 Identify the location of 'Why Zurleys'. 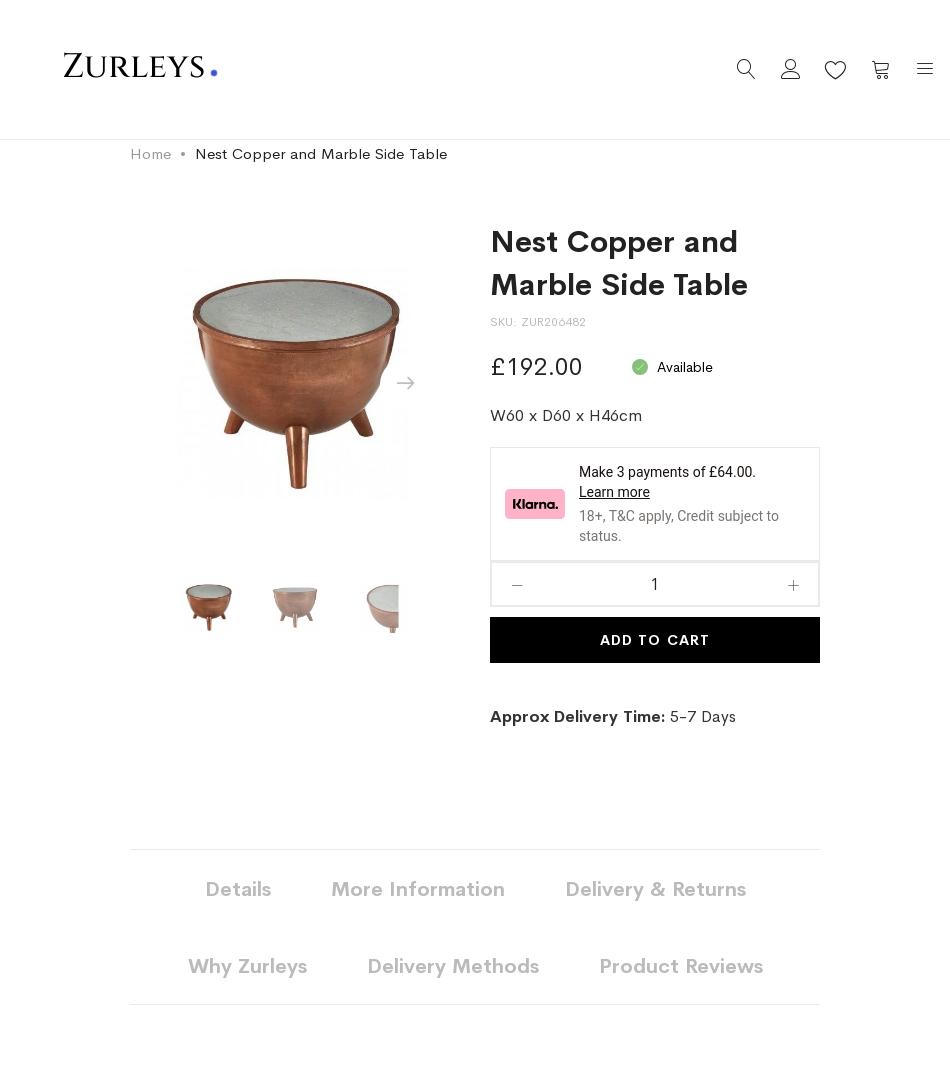
(245, 966).